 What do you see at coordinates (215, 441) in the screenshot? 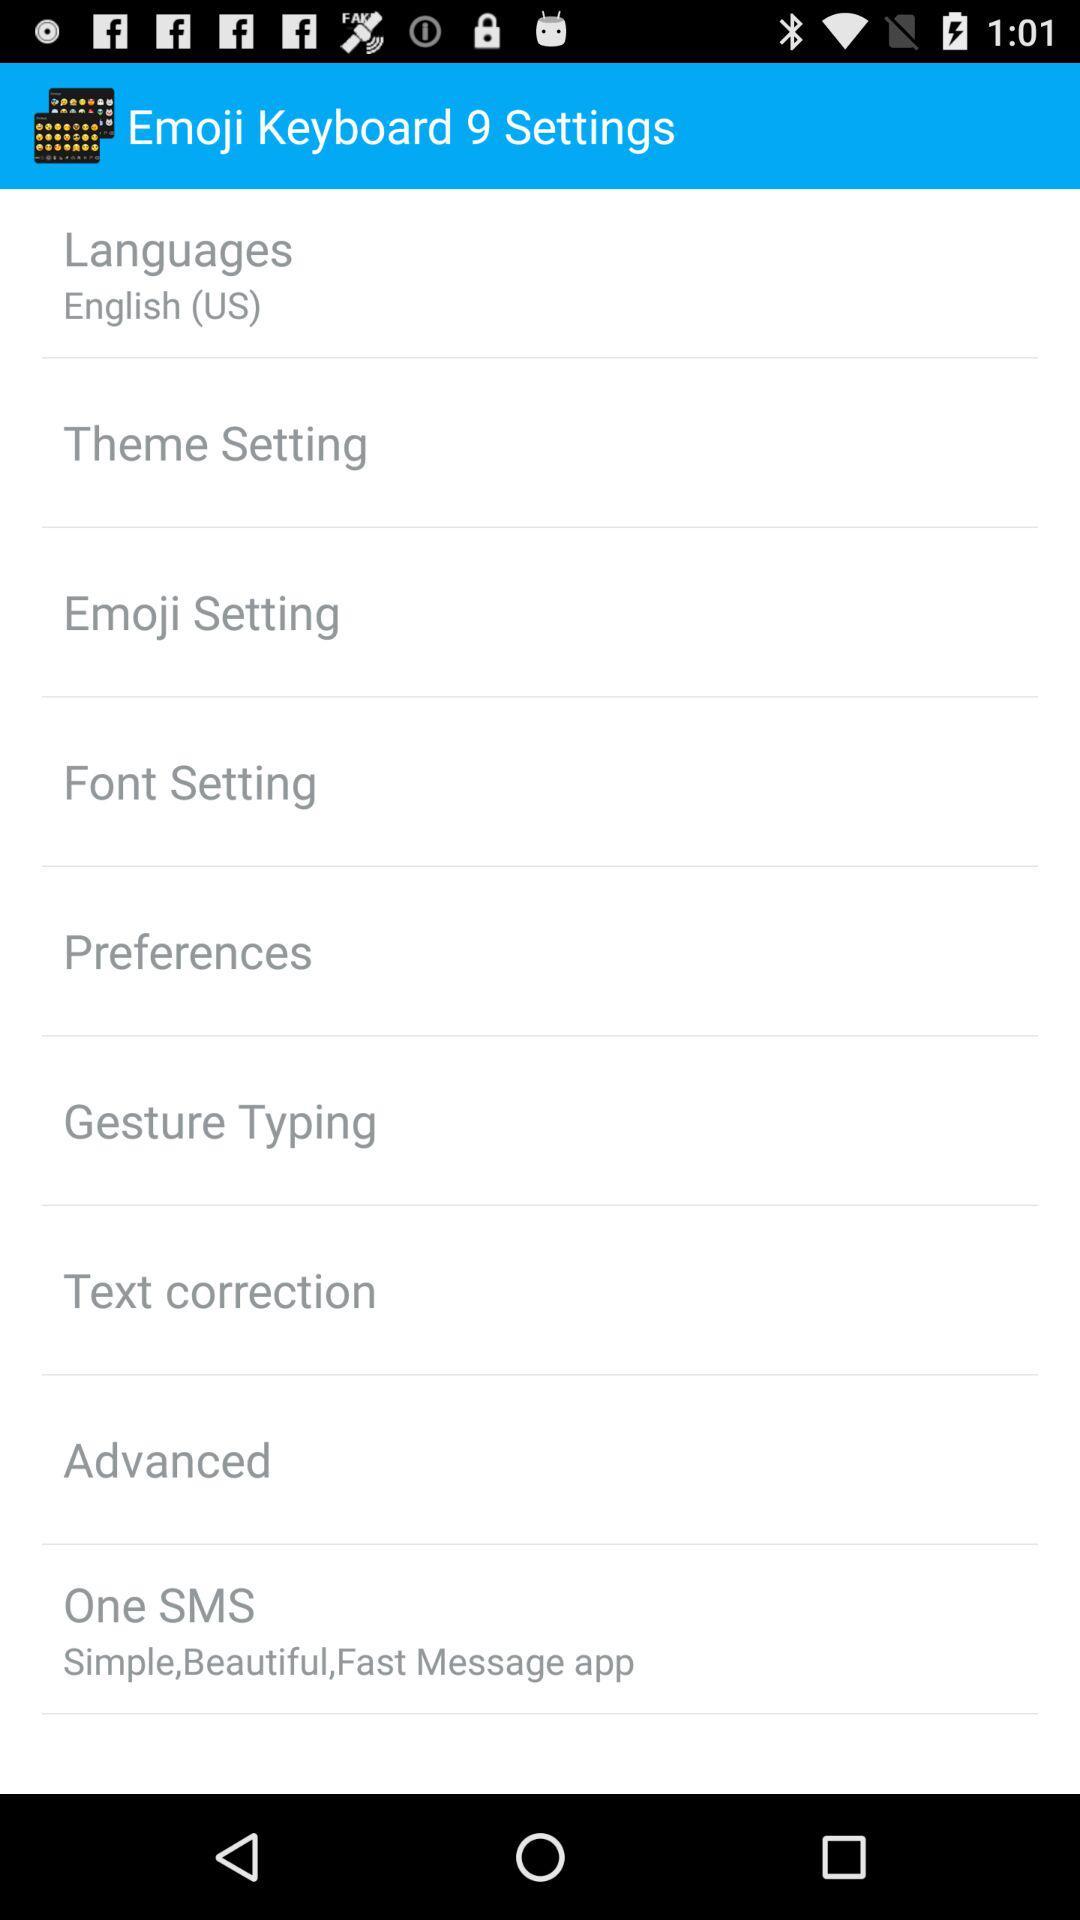
I see `the theme setting item` at bounding box center [215, 441].